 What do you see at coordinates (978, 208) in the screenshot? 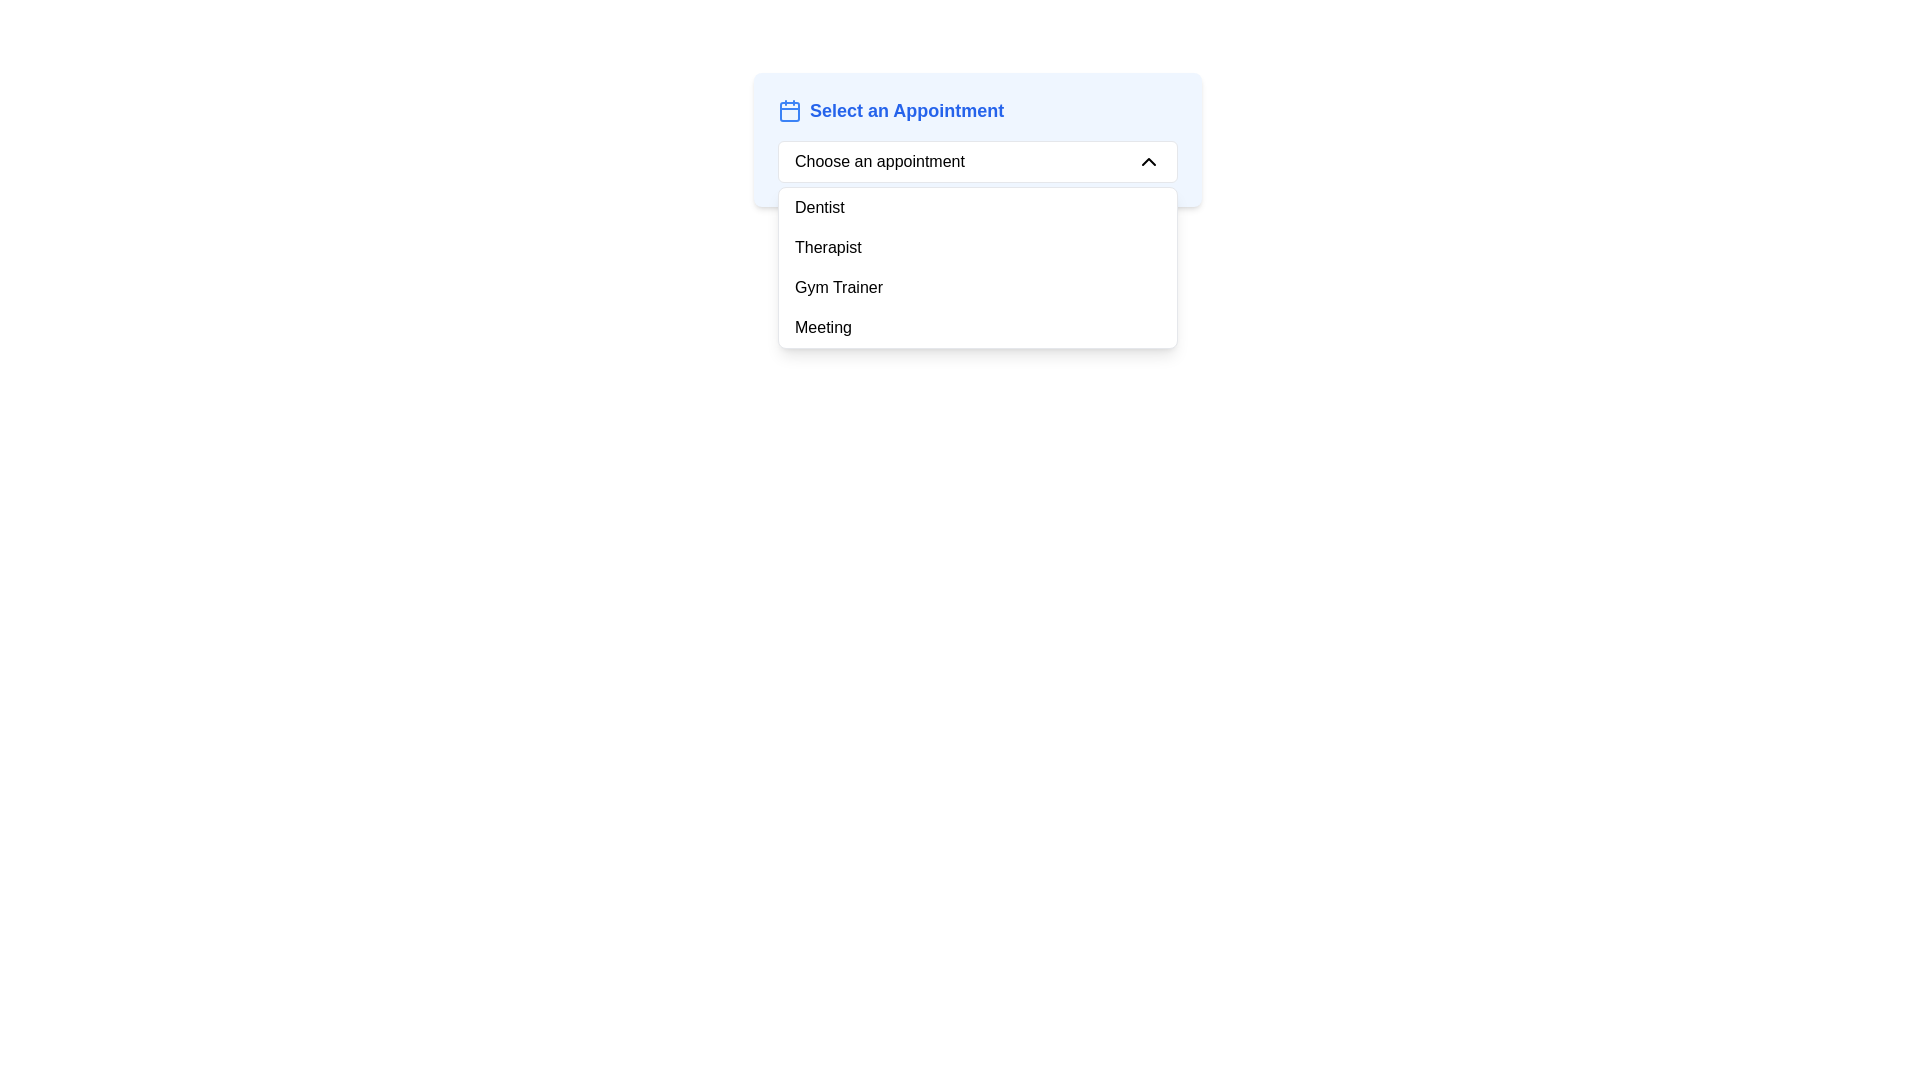
I see `the 'Dentist' option in the dropdown menu` at bounding box center [978, 208].